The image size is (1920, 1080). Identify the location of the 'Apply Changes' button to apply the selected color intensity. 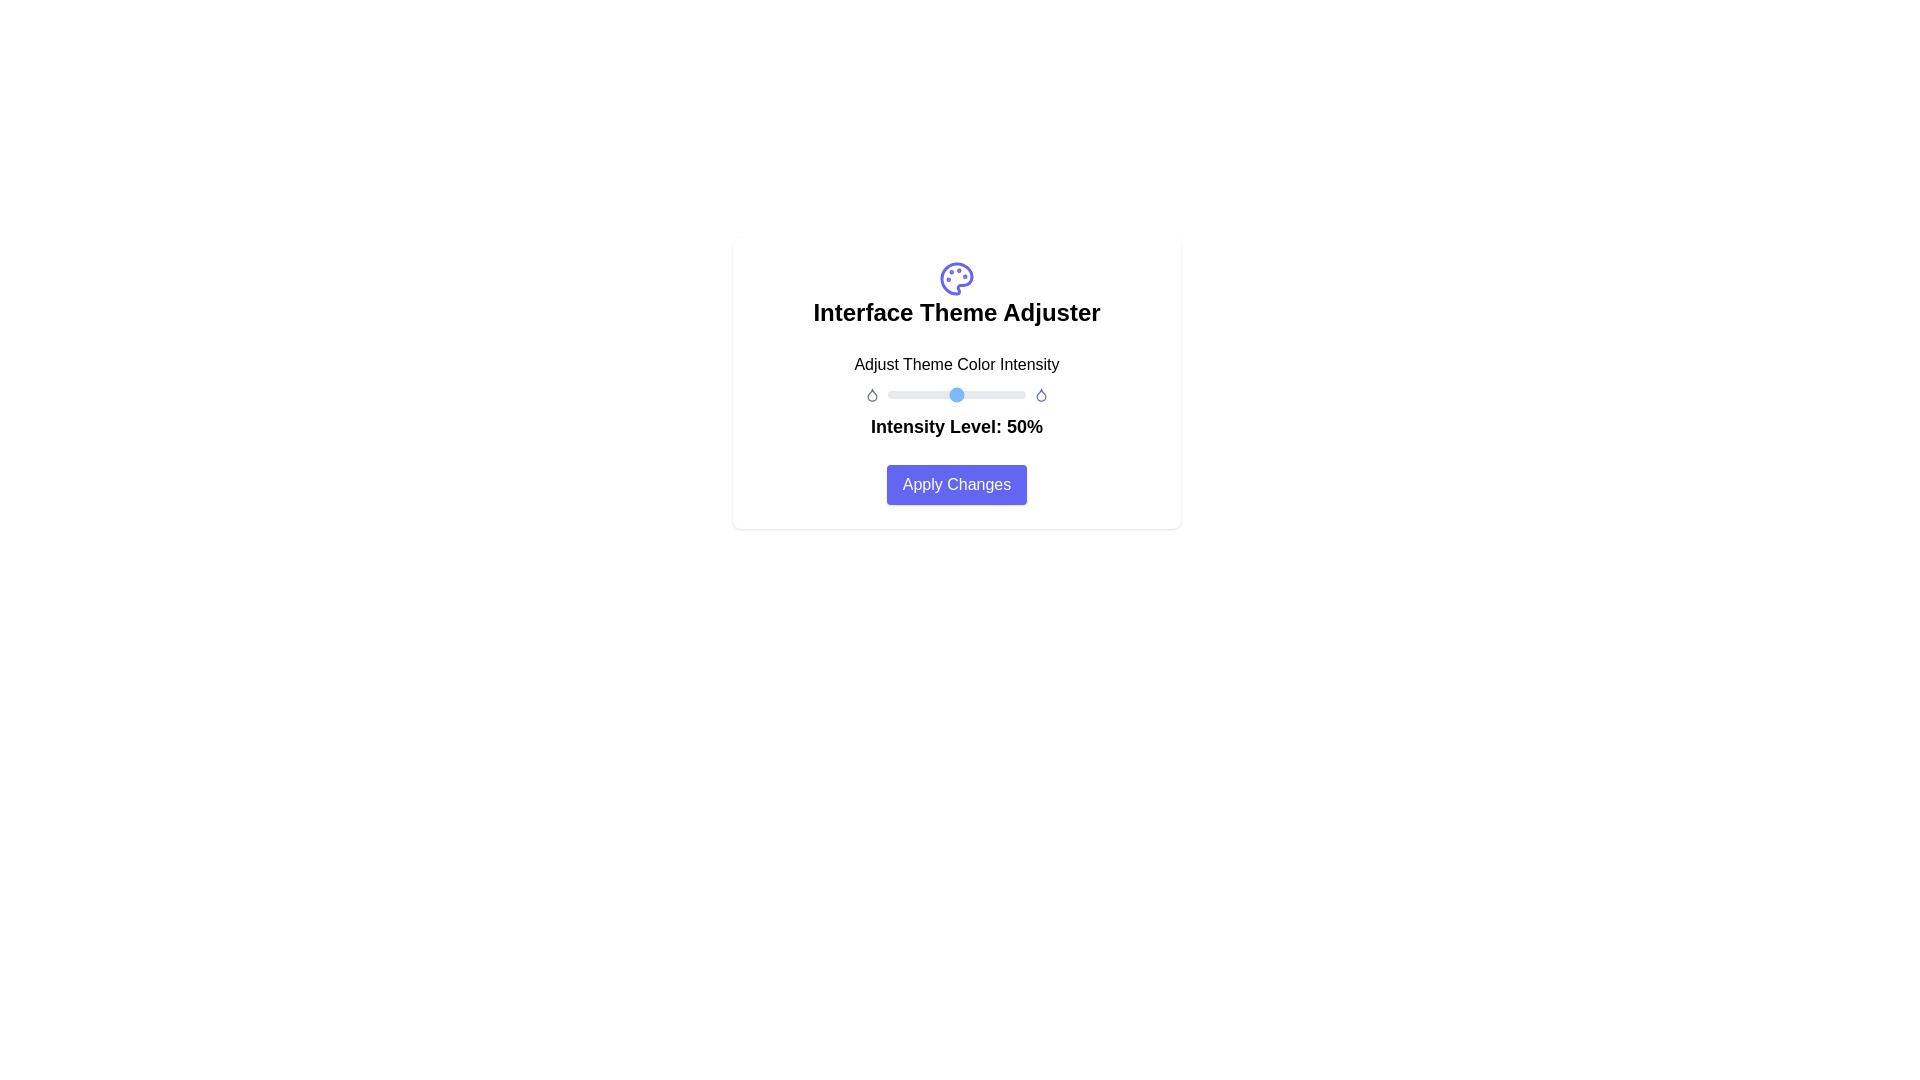
(955, 485).